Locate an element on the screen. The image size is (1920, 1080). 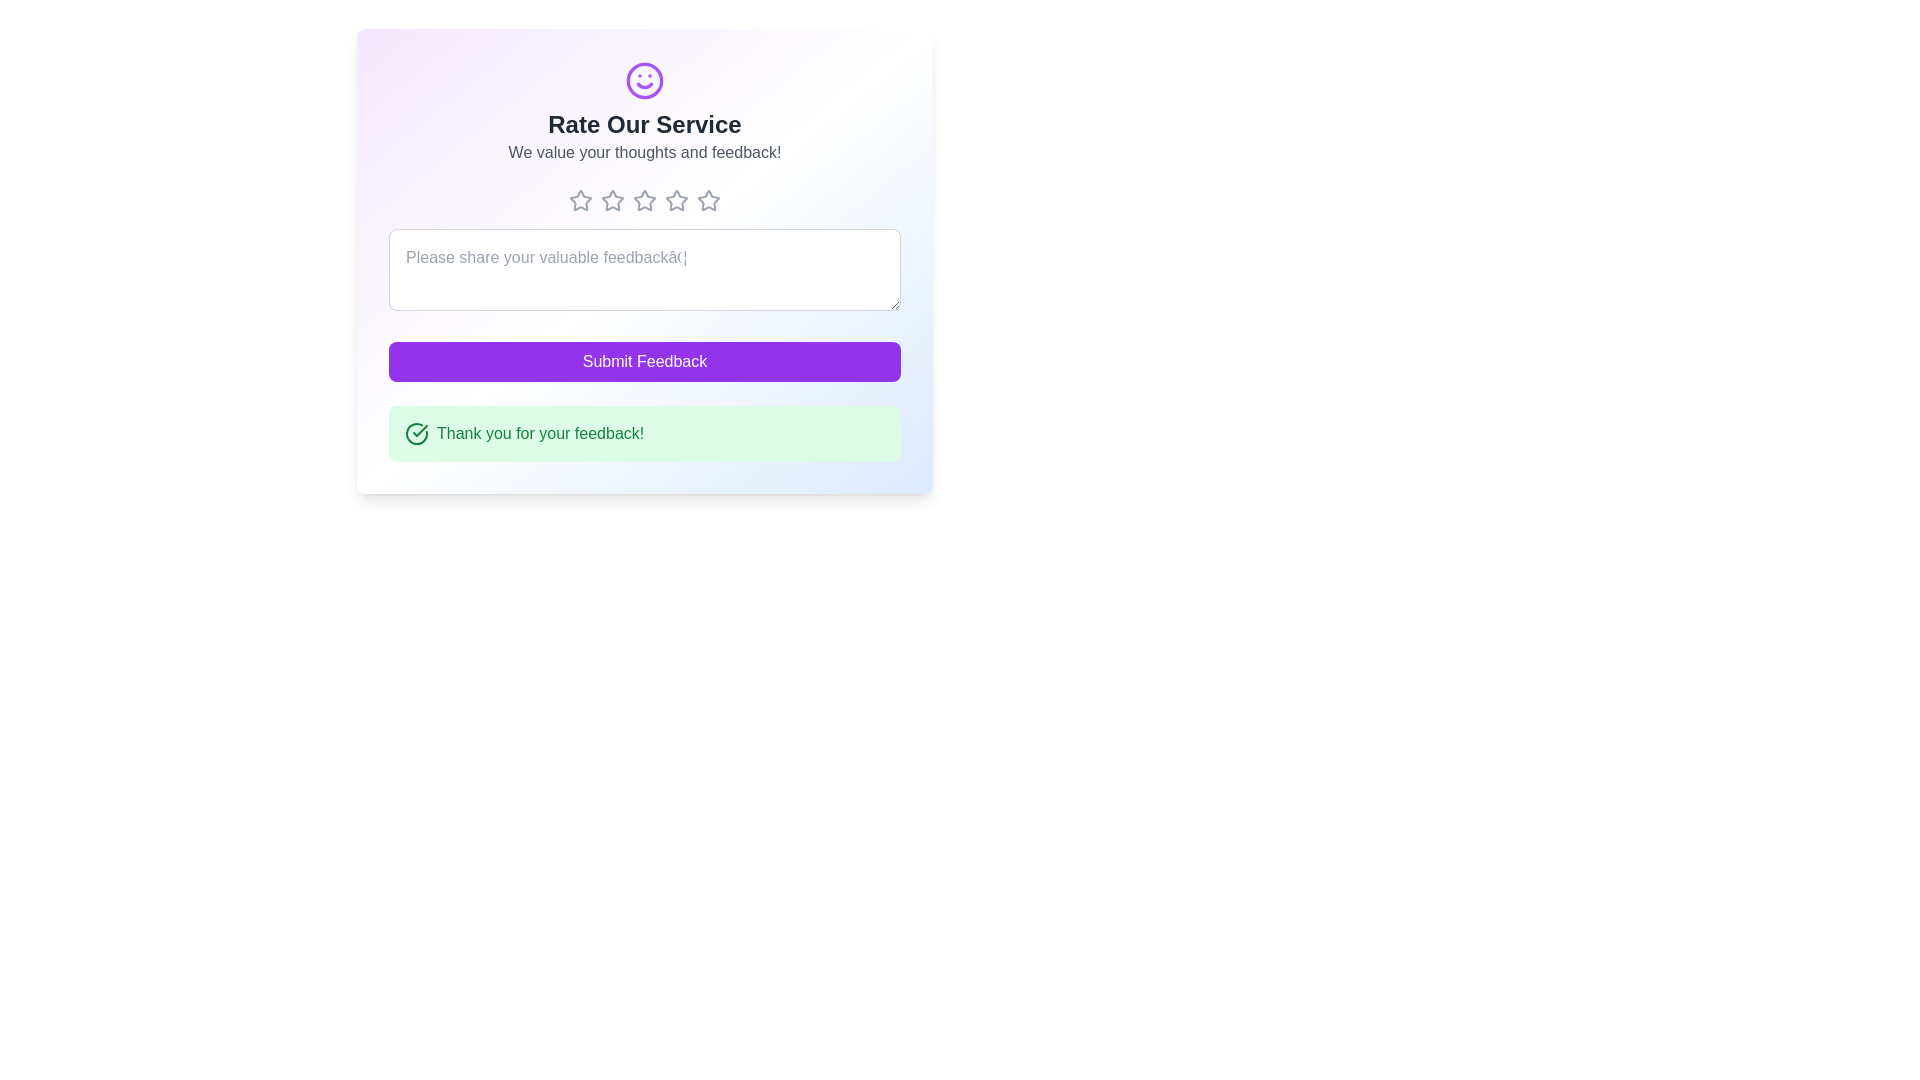
the fifth rating star icon in the 'Rate Our Service' section is located at coordinates (709, 200).